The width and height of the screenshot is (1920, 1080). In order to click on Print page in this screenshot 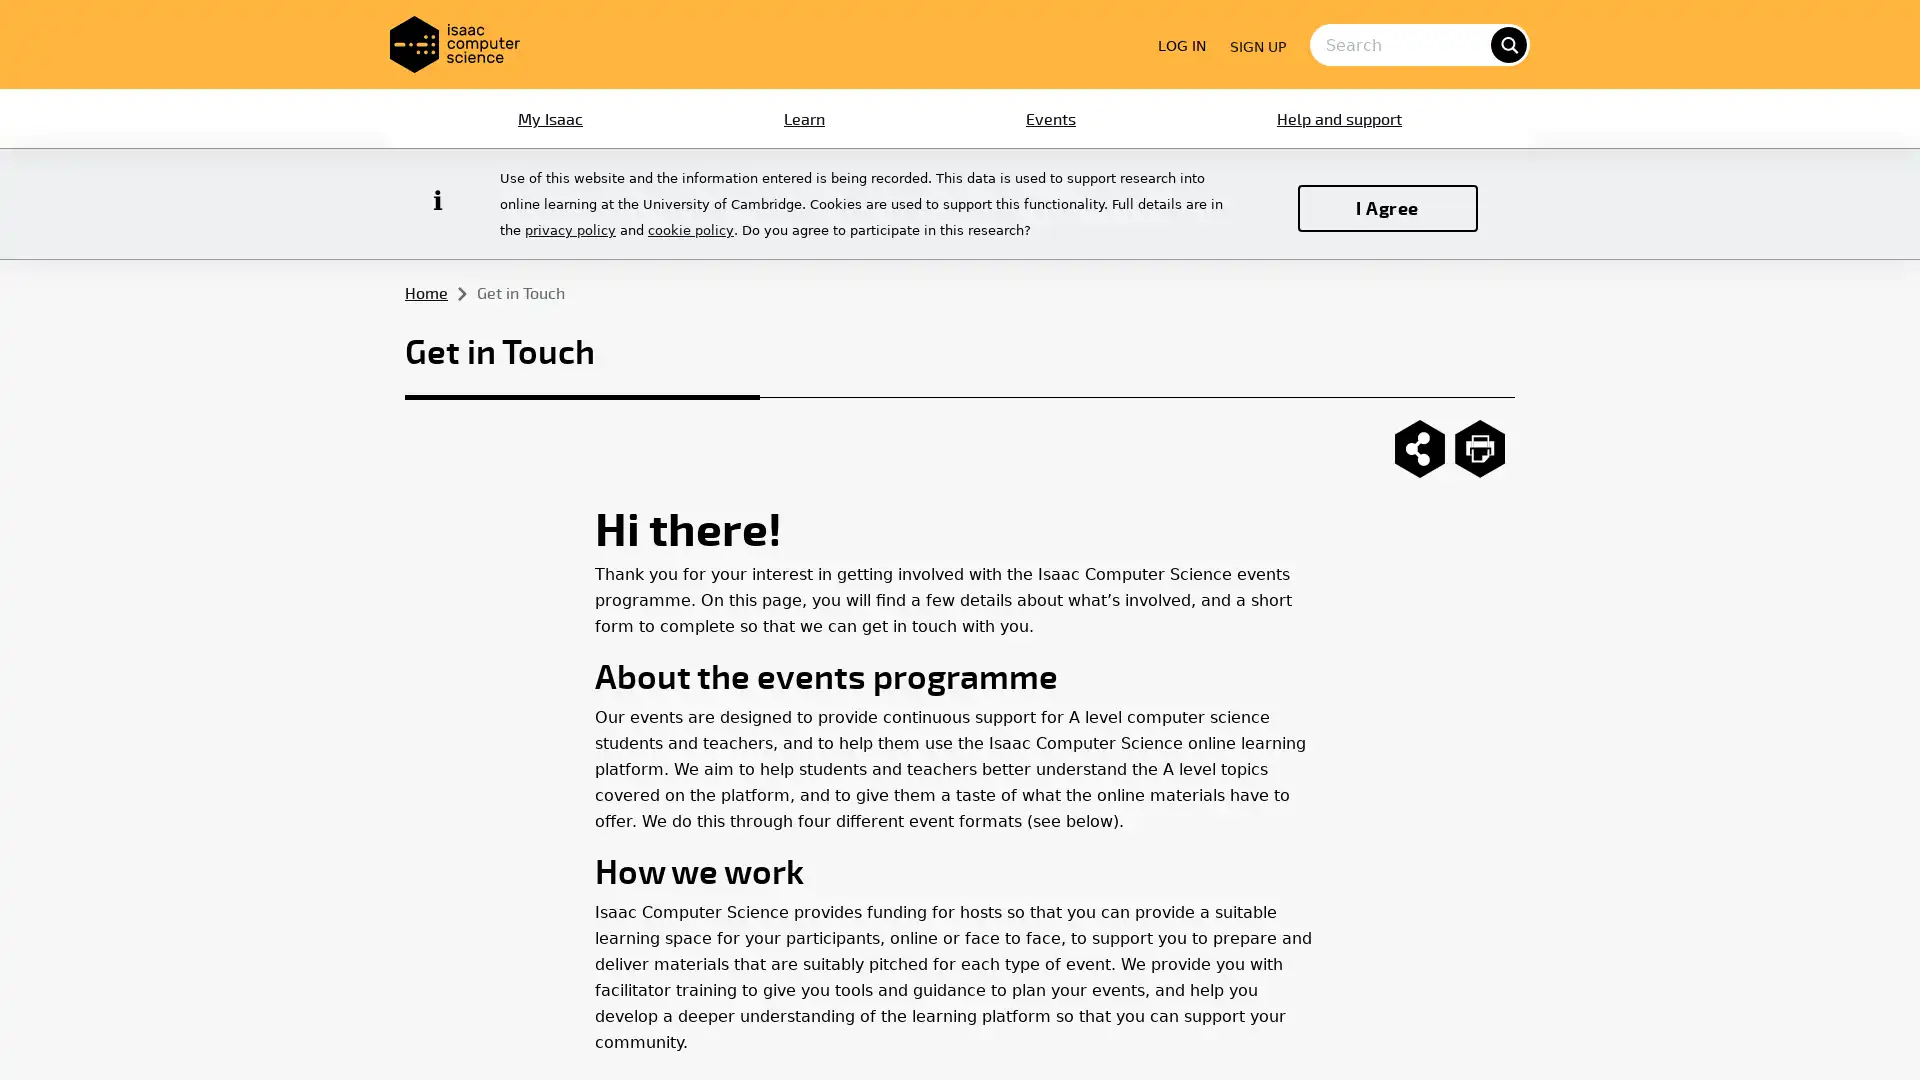, I will do `click(1479, 446)`.